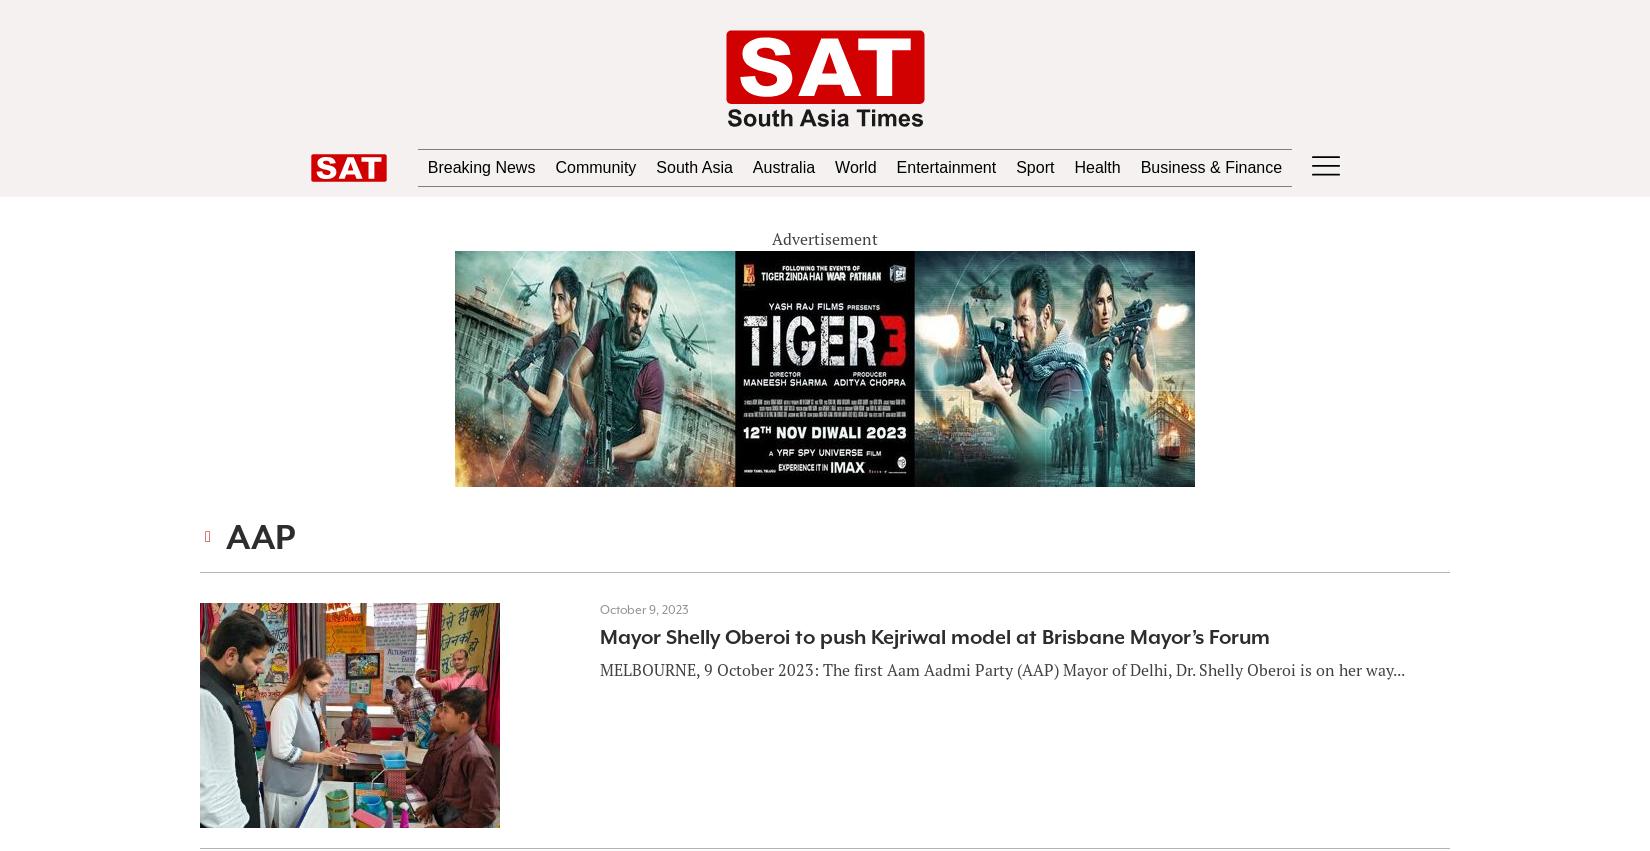  I want to click on 'Breaking News', so click(441, 166).